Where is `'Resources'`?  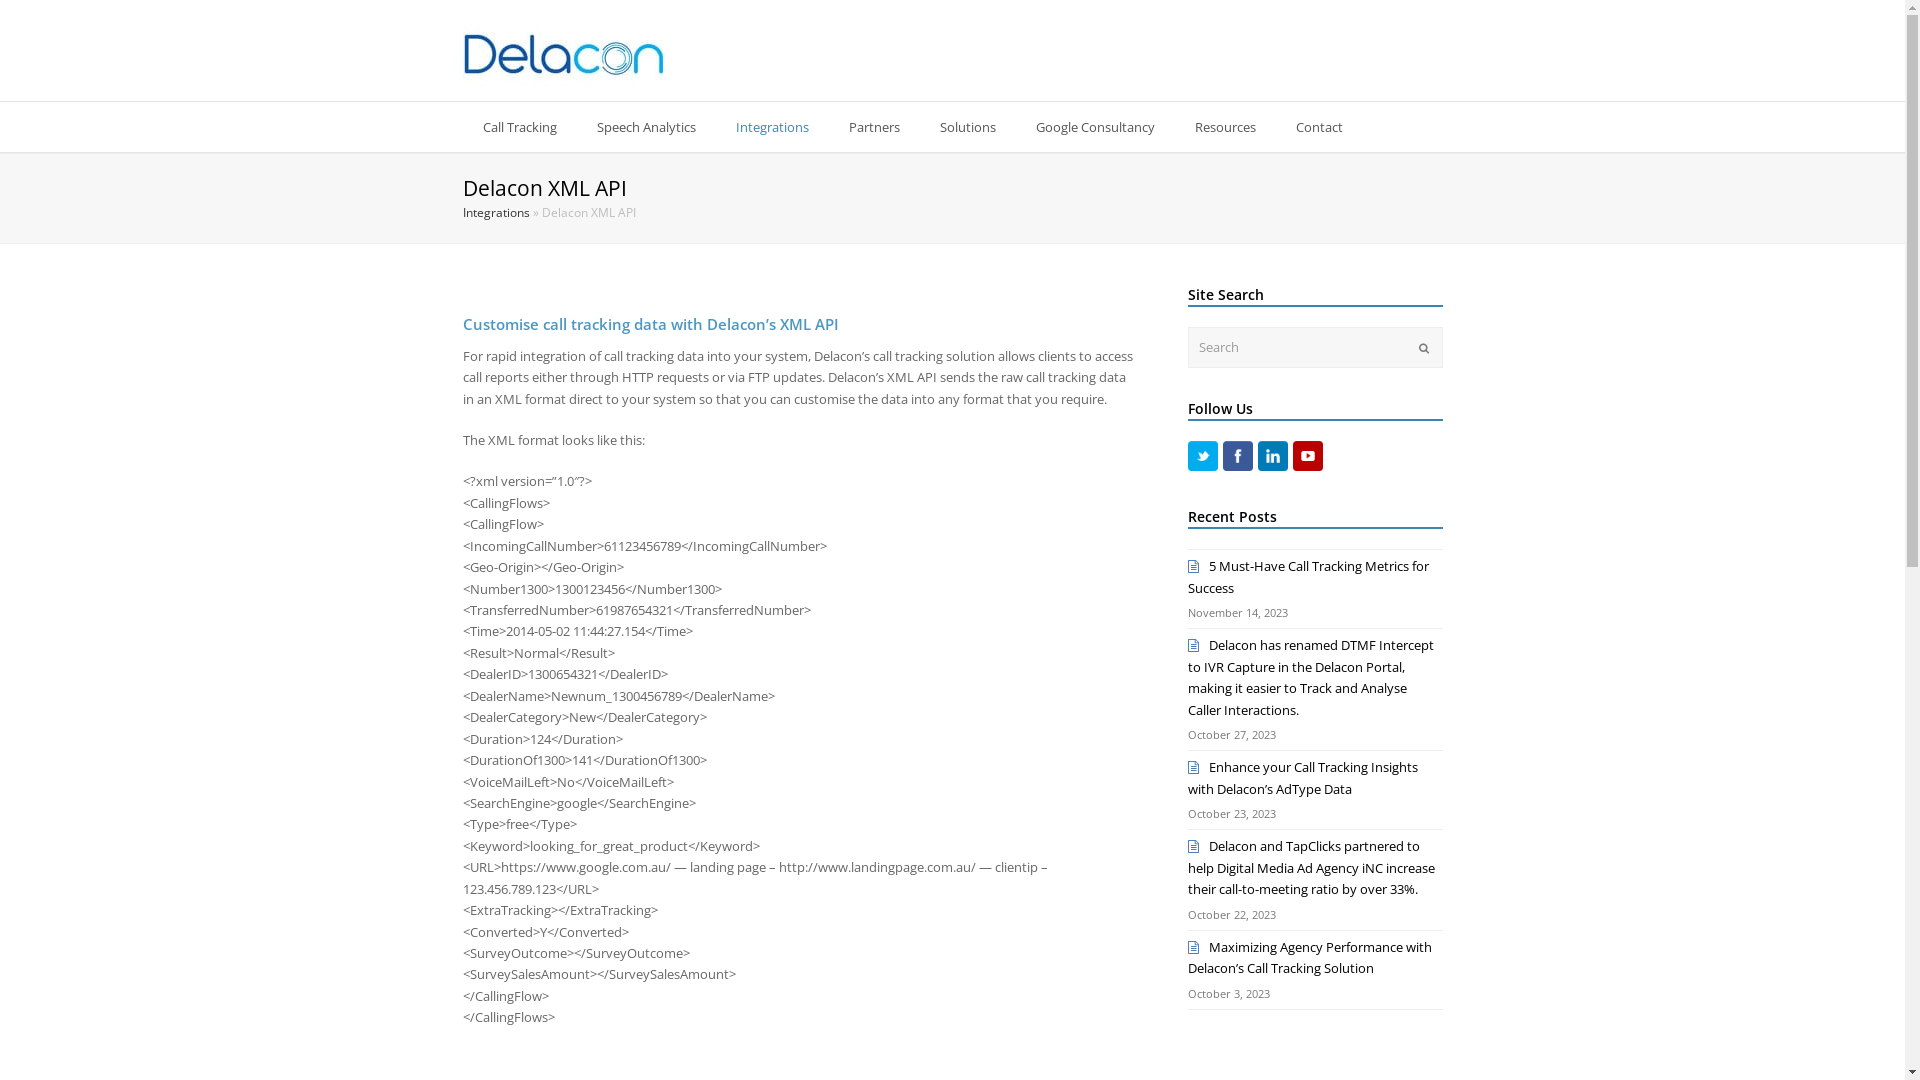
'Resources' is located at coordinates (1223, 127).